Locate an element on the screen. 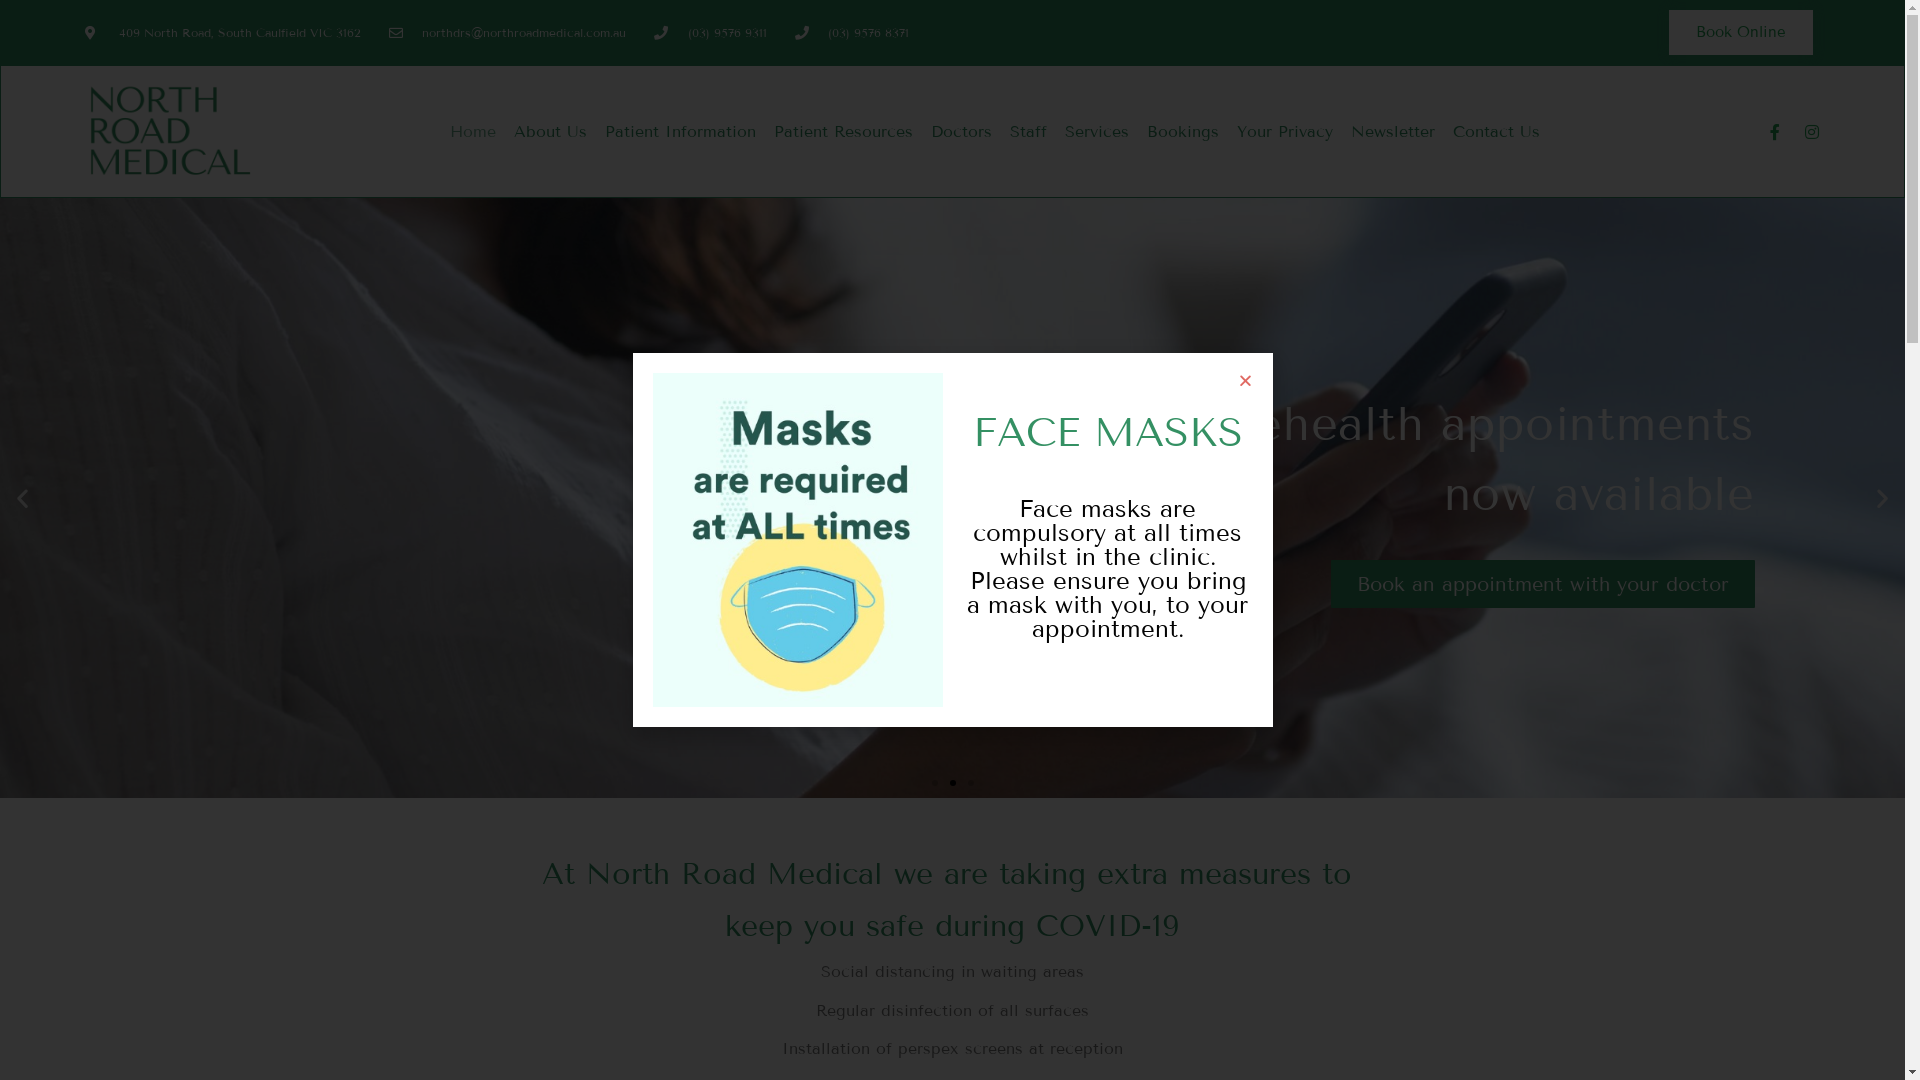  'Patient Resources' is located at coordinates (843, 131).